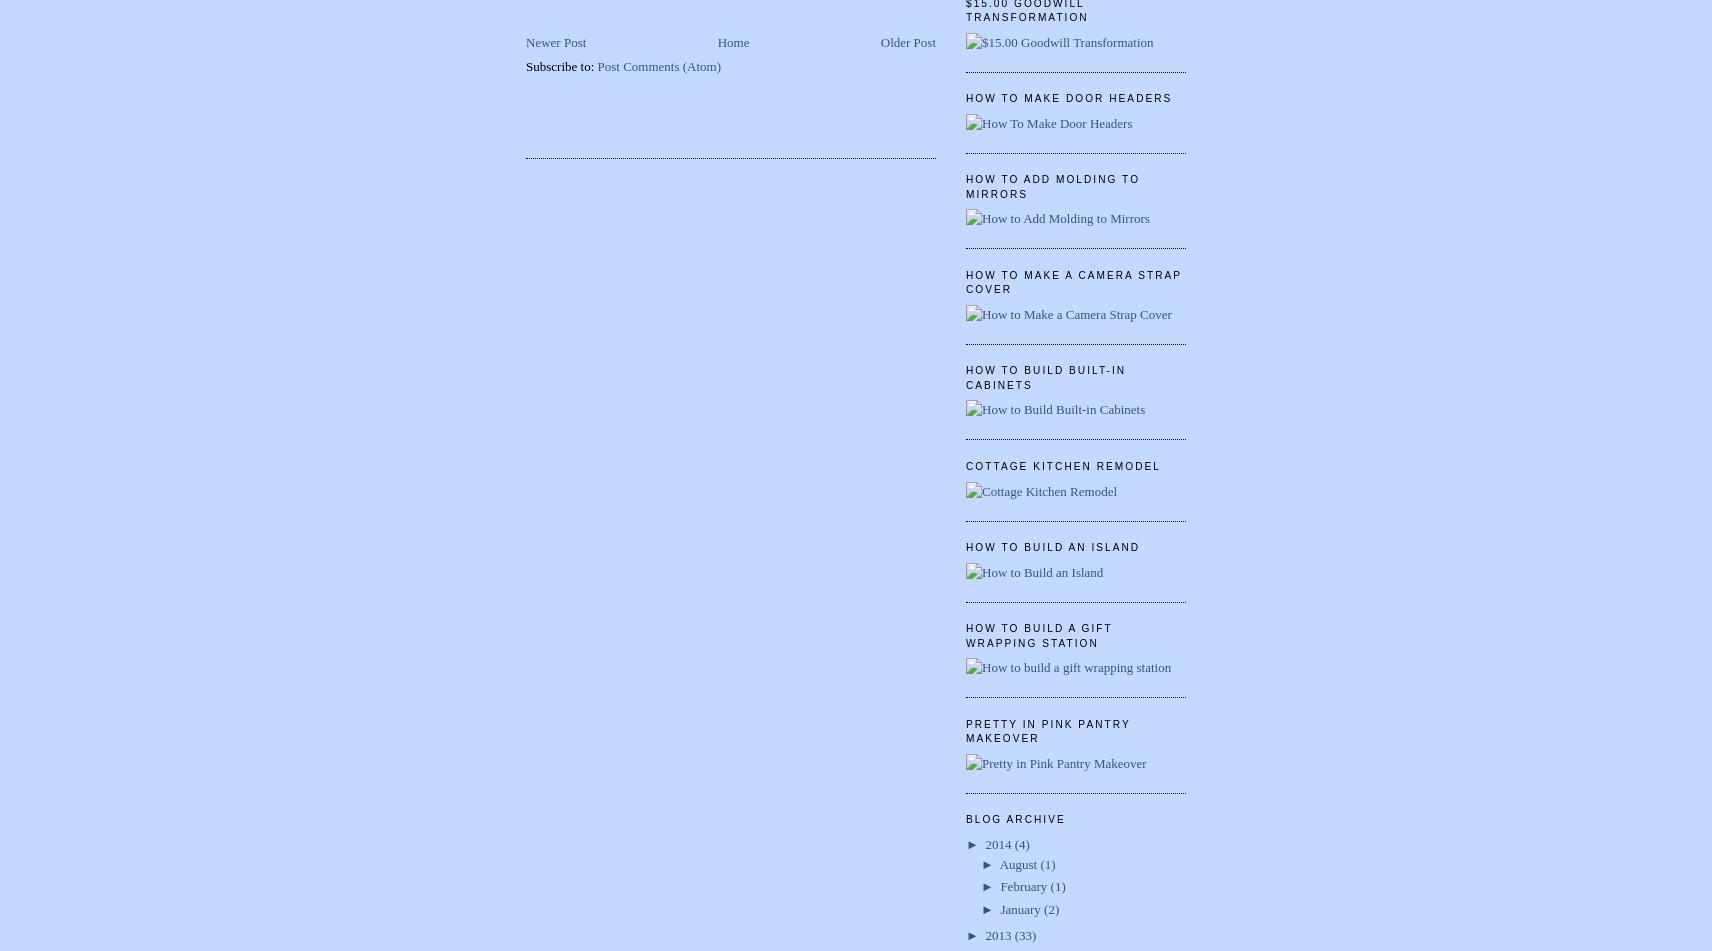 Image resolution: width=1712 pixels, height=951 pixels. I want to click on '(4)', so click(1013, 843).